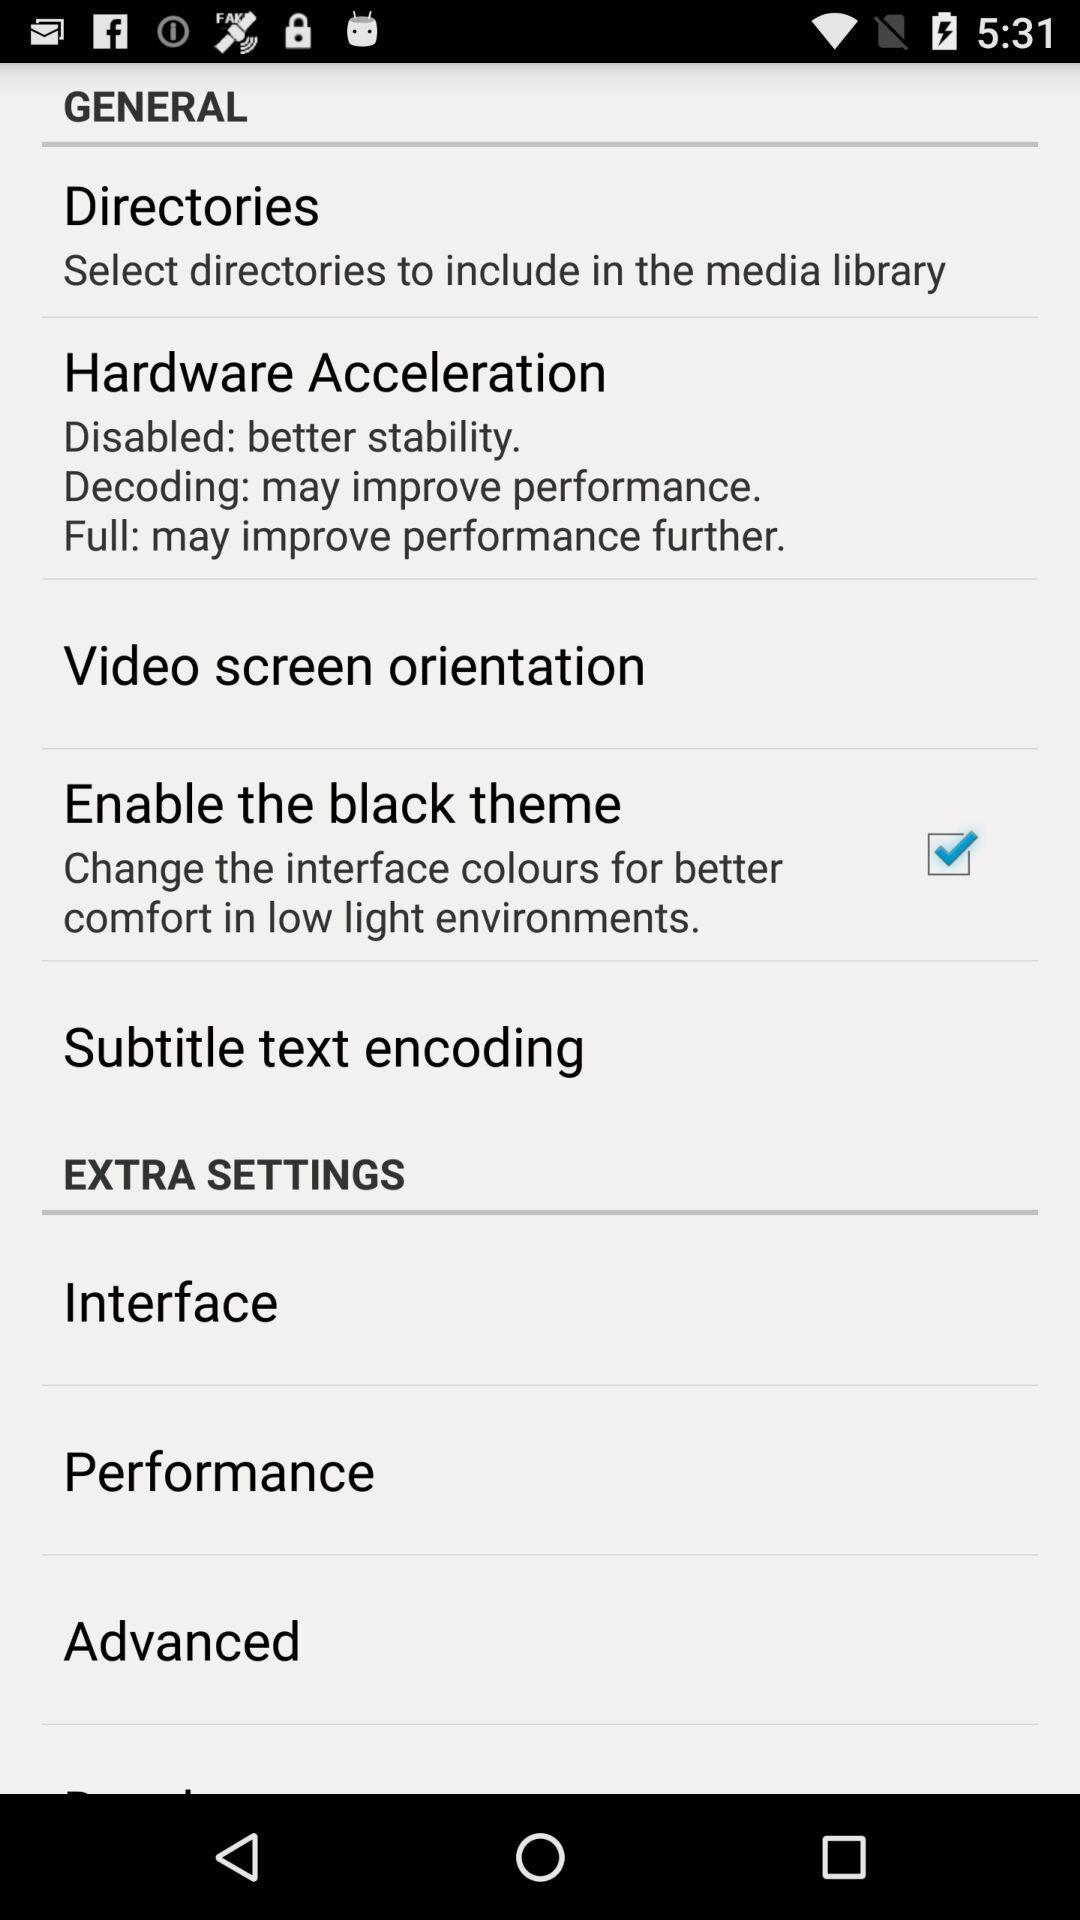 The image size is (1080, 1920). I want to click on item below select directories to app, so click(947, 854).